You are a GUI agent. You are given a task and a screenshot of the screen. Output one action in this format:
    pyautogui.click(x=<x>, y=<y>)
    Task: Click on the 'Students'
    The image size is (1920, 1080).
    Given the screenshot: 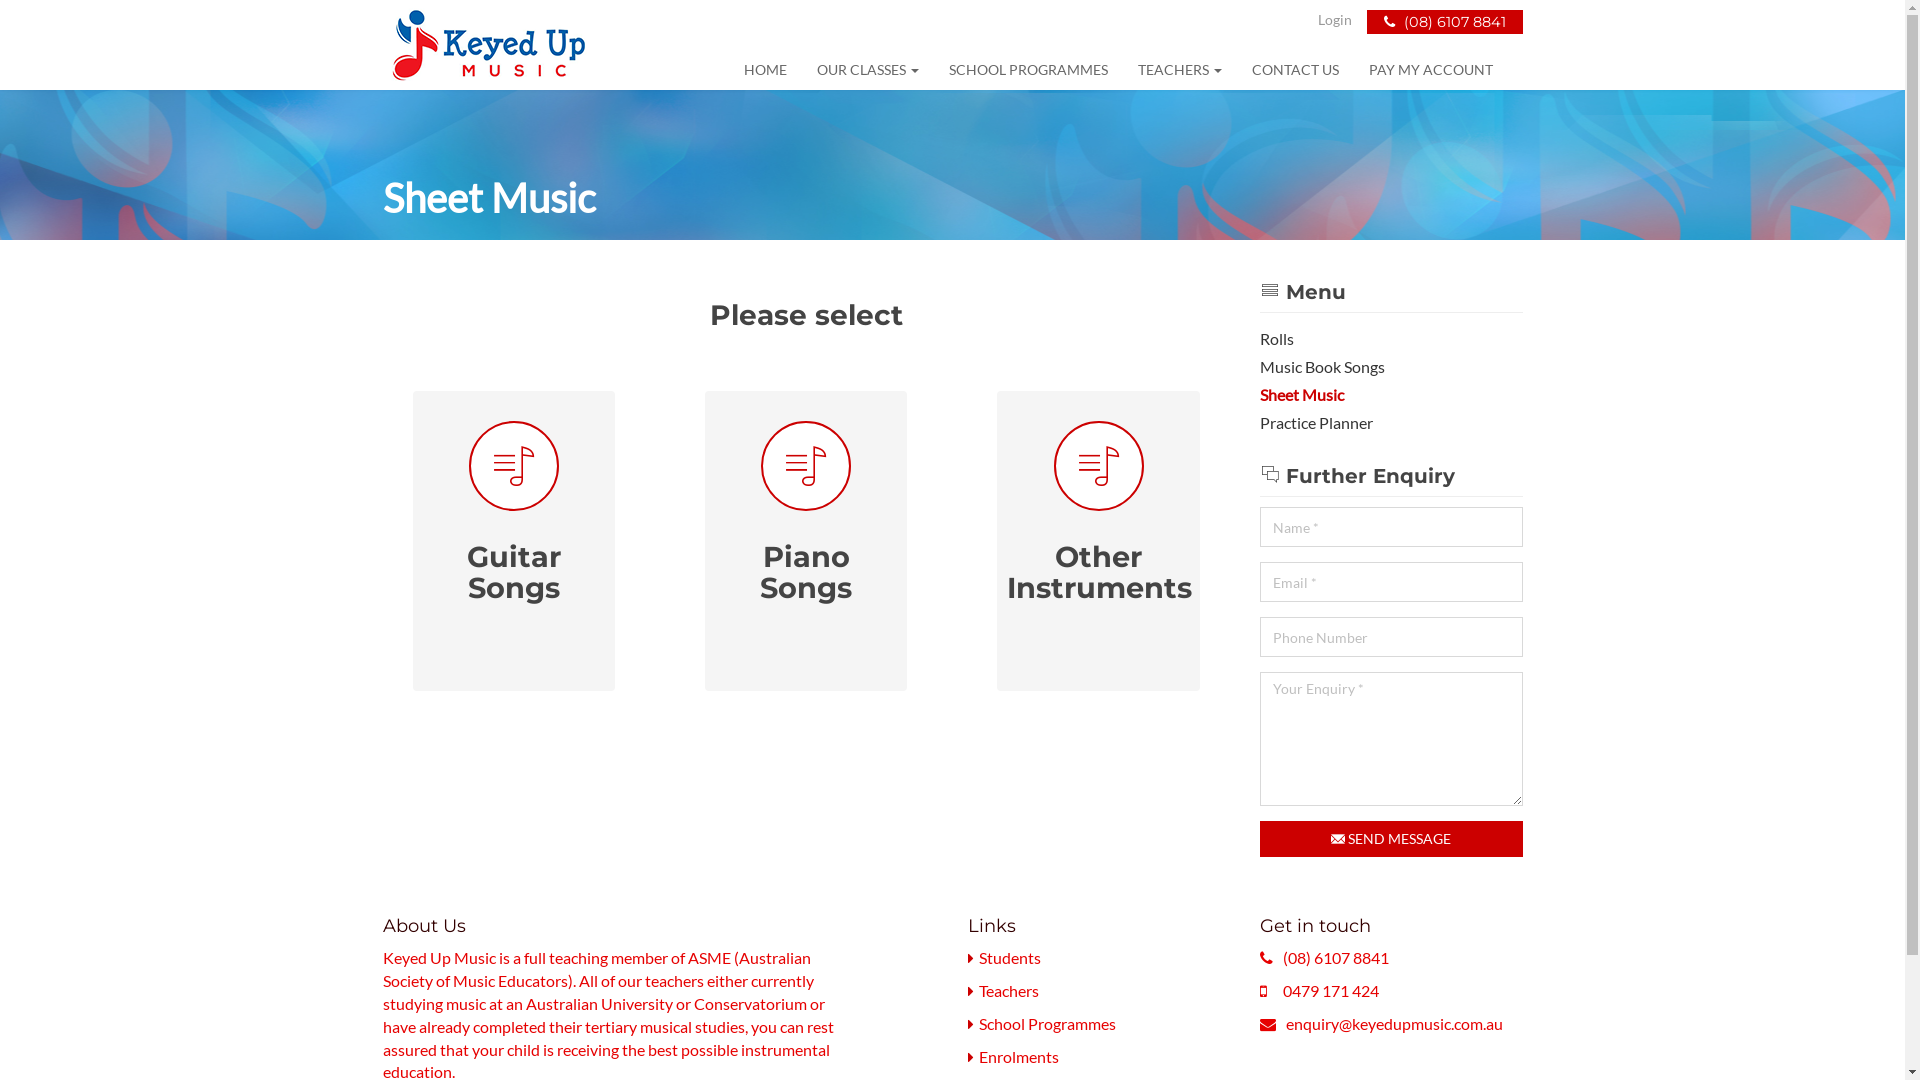 What is the action you would take?
    pyautogui.click(x=1008, y=956)
    